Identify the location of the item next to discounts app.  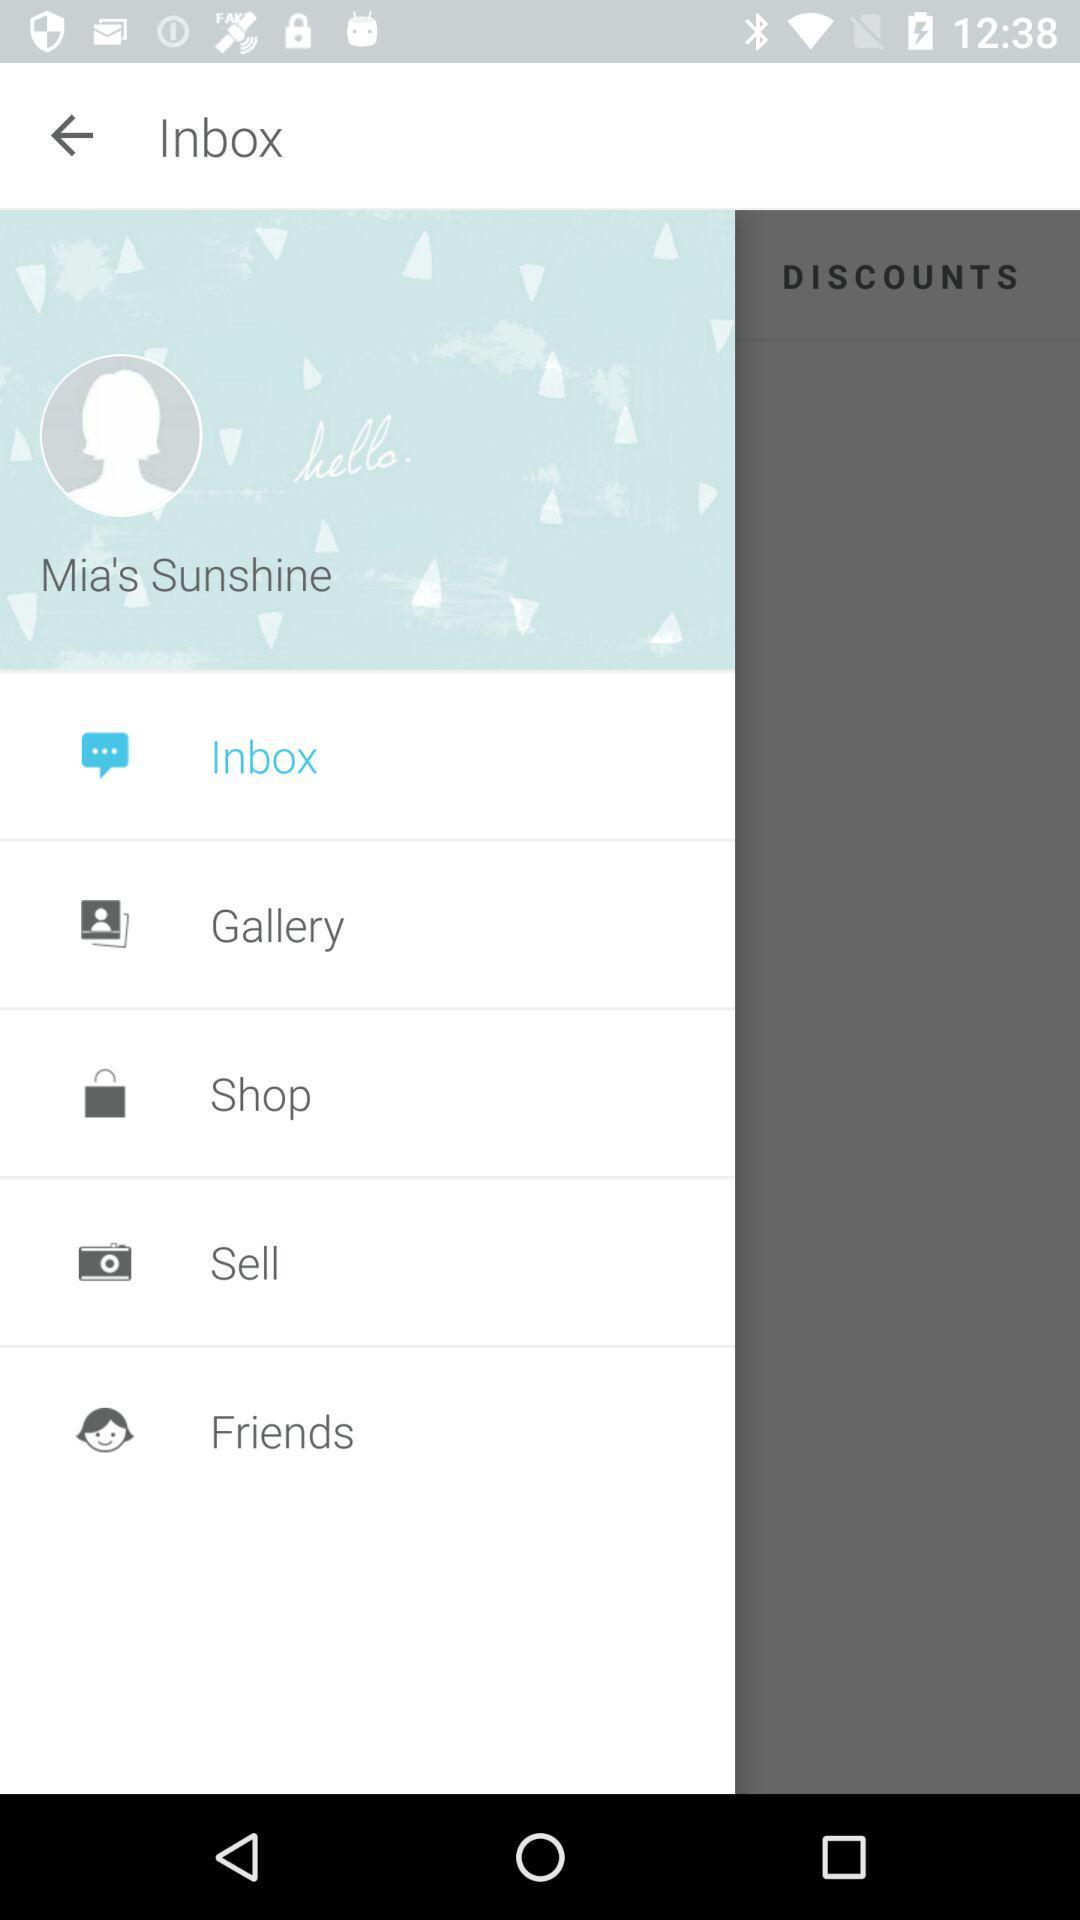
(367, 438).